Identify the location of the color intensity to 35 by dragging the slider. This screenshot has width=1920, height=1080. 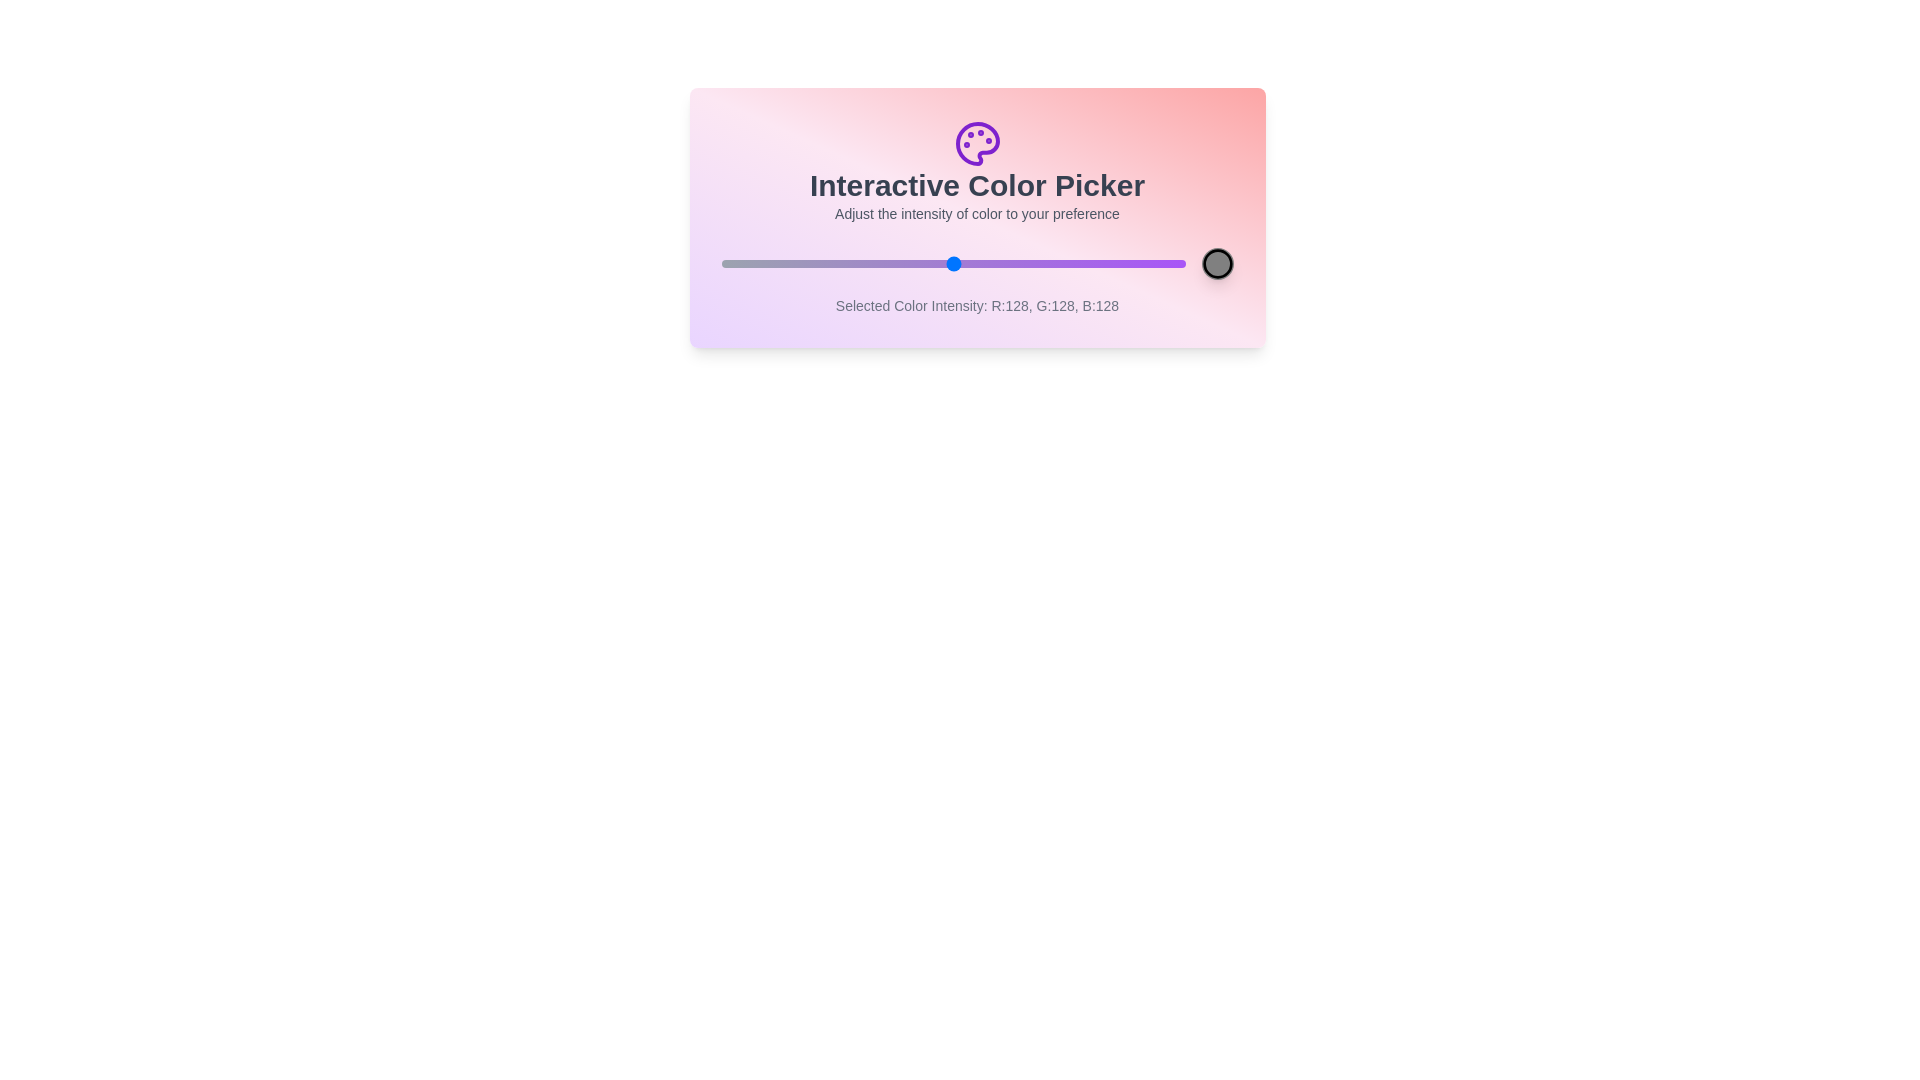
(783, 262).